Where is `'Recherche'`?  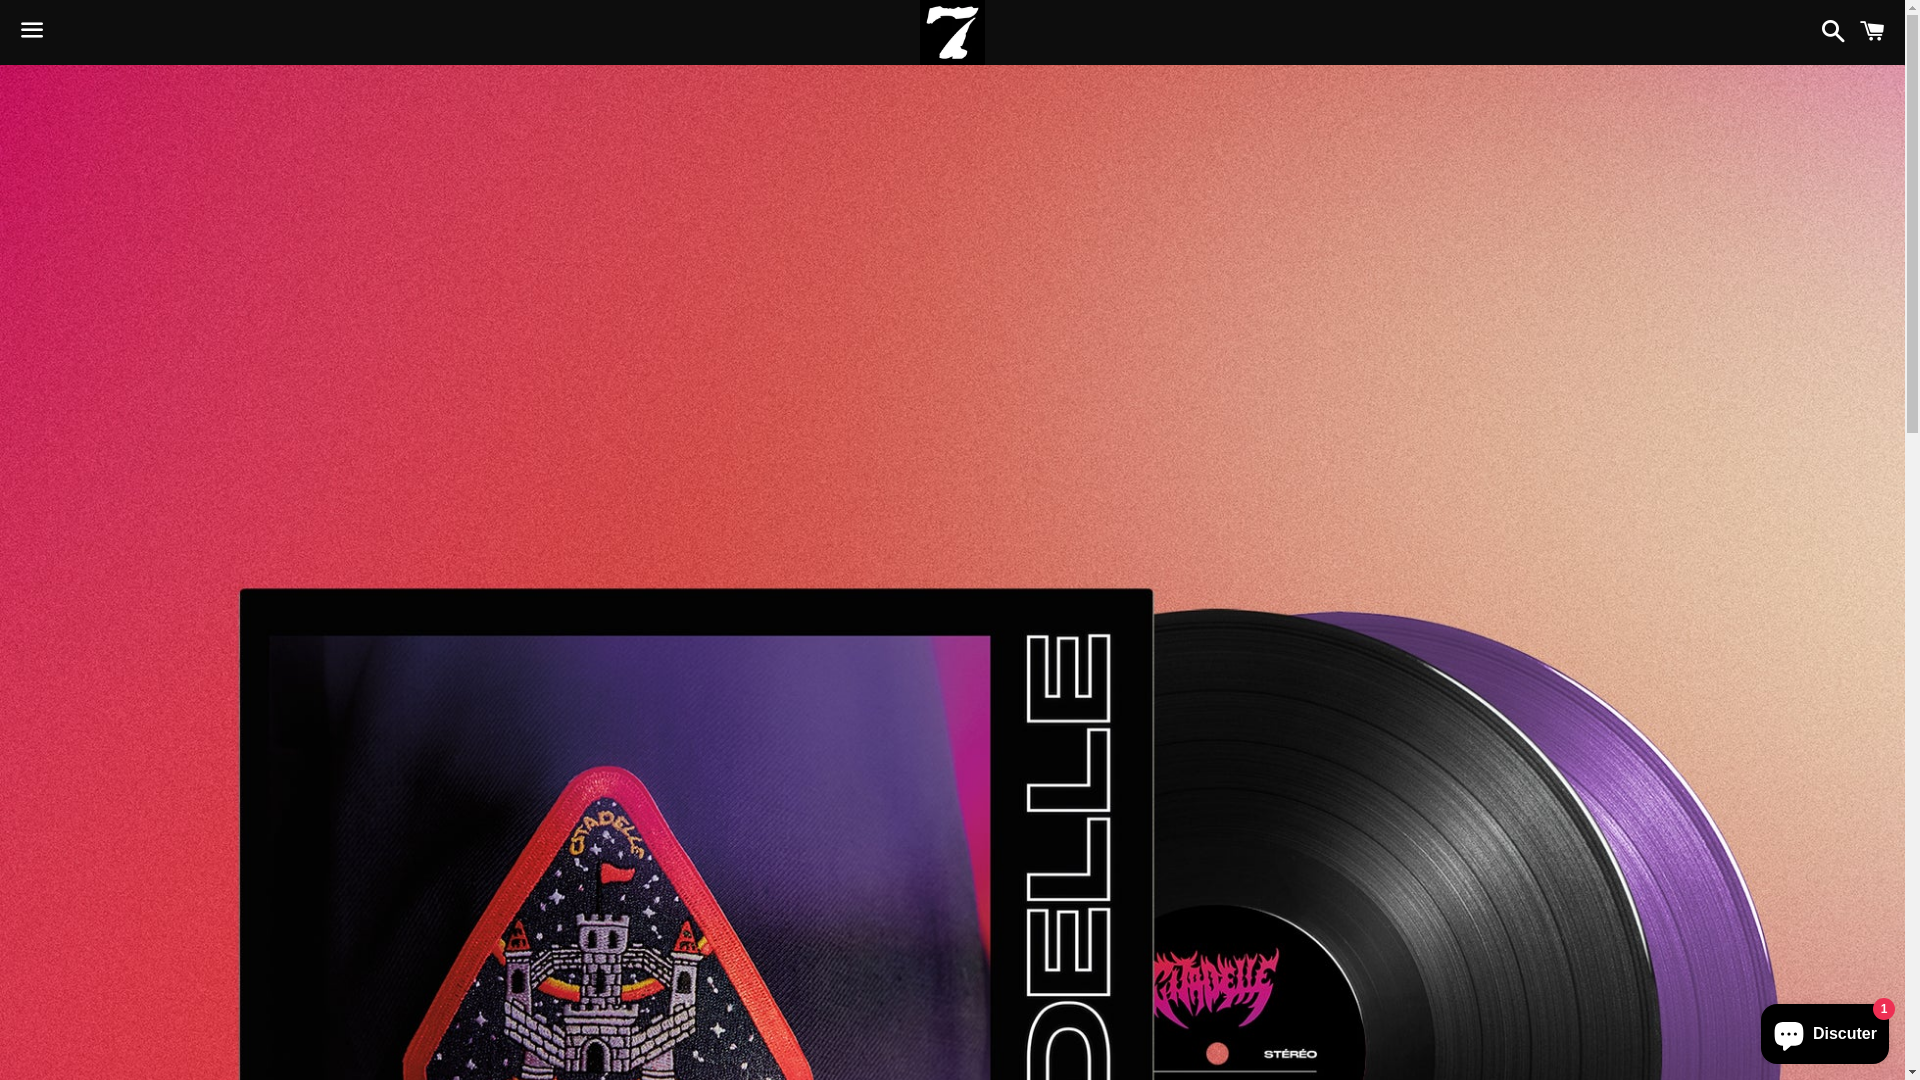 'Recherche' is located at coordinates (1810, 31).